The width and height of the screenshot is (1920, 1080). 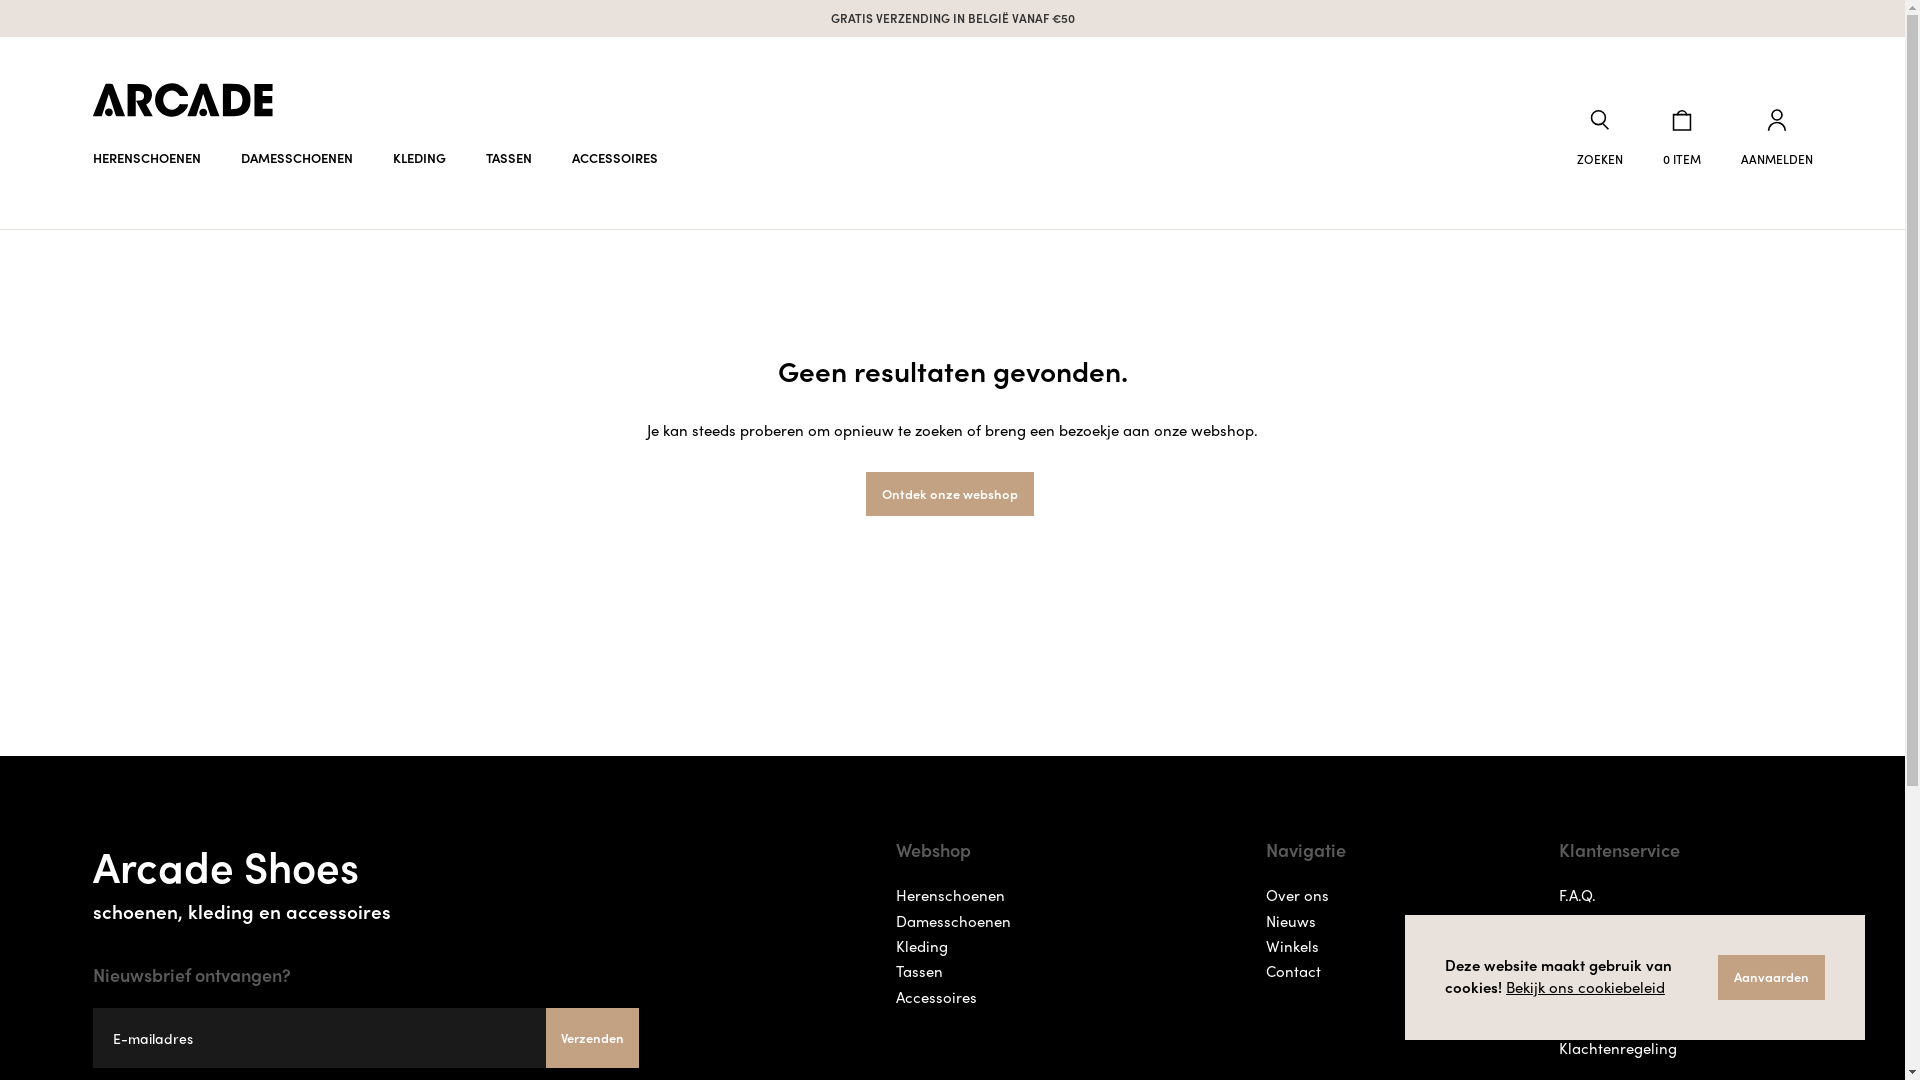 What do you see at coordinates (1292, 945) in the screenshot?
I see `'Winkels'` at bounding box center [1292, 945].